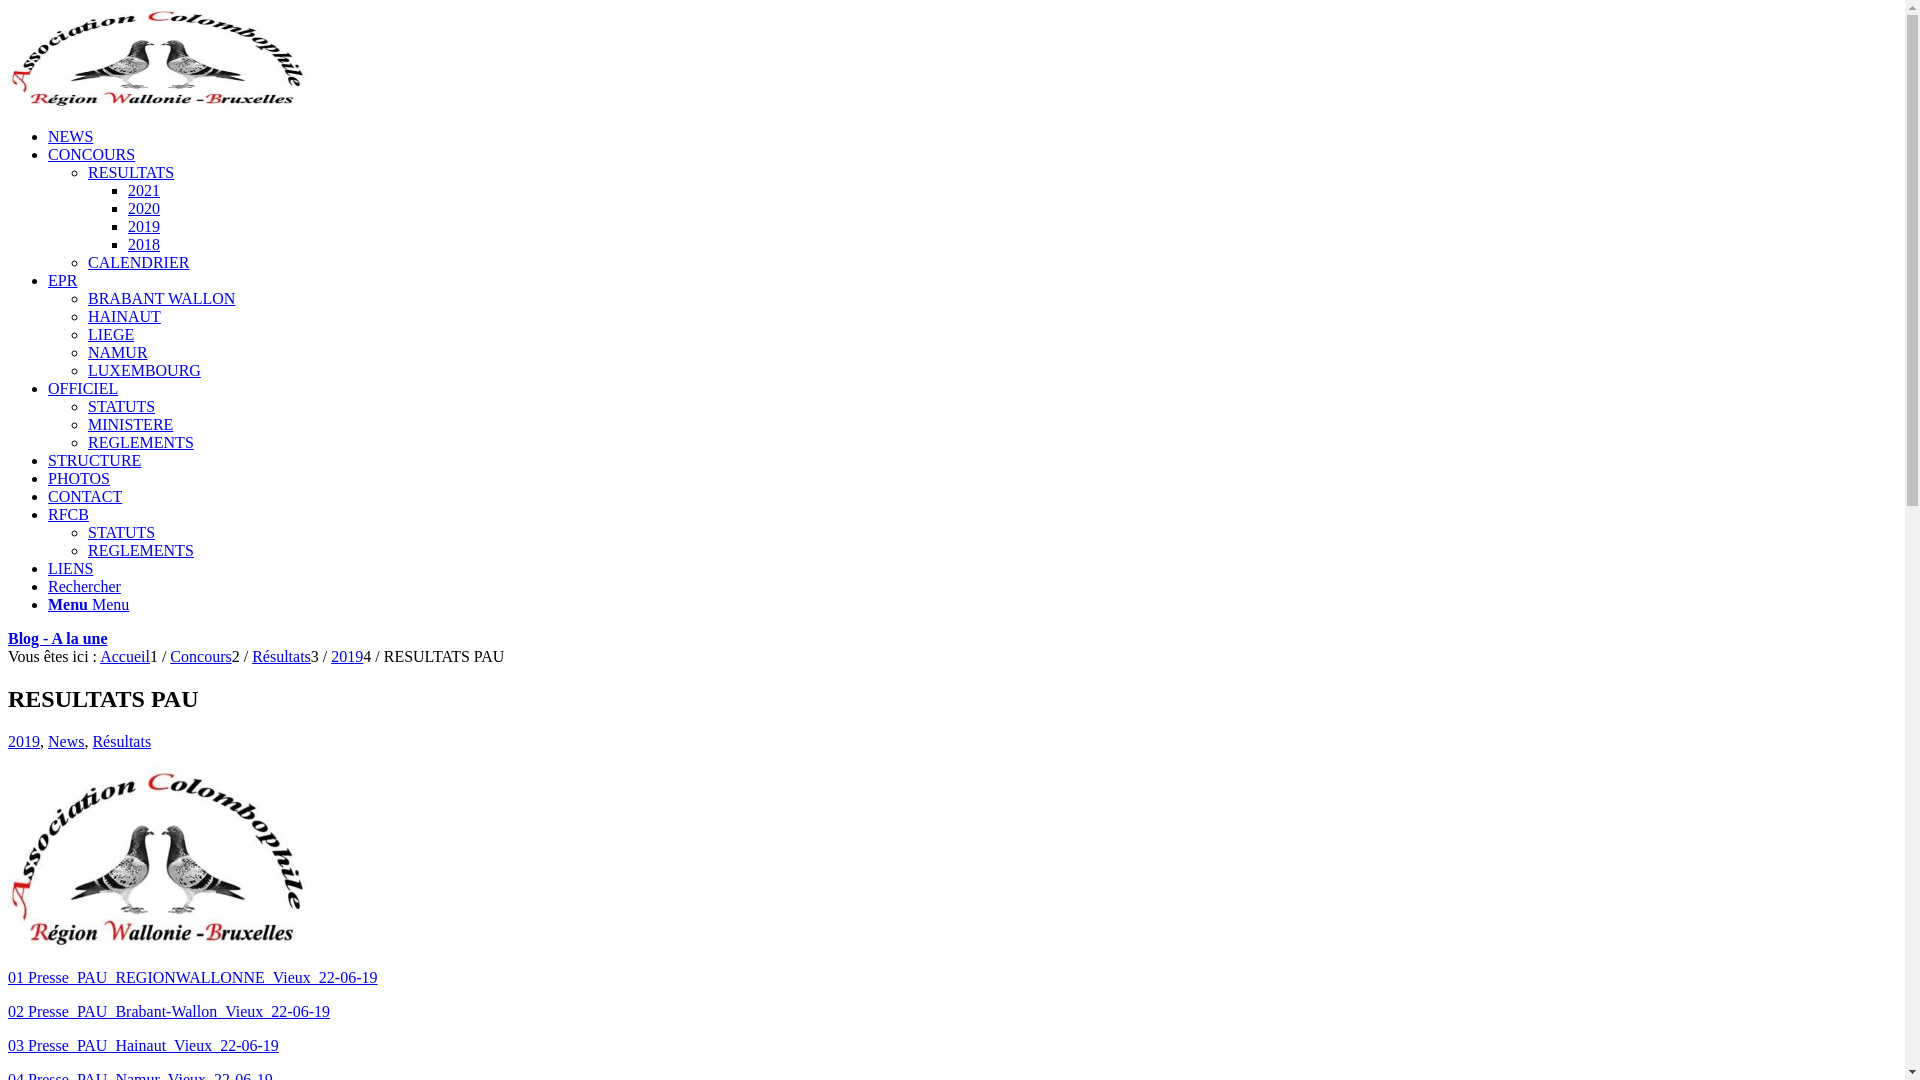 Image resolution: width=1920 pixels, height=1080 pixels. Describe the element at coordinates (142, 1044) in the screenshot. I see `'03 Presse_PAU_Hainaut_Vieux_22-06-19'` at that location.